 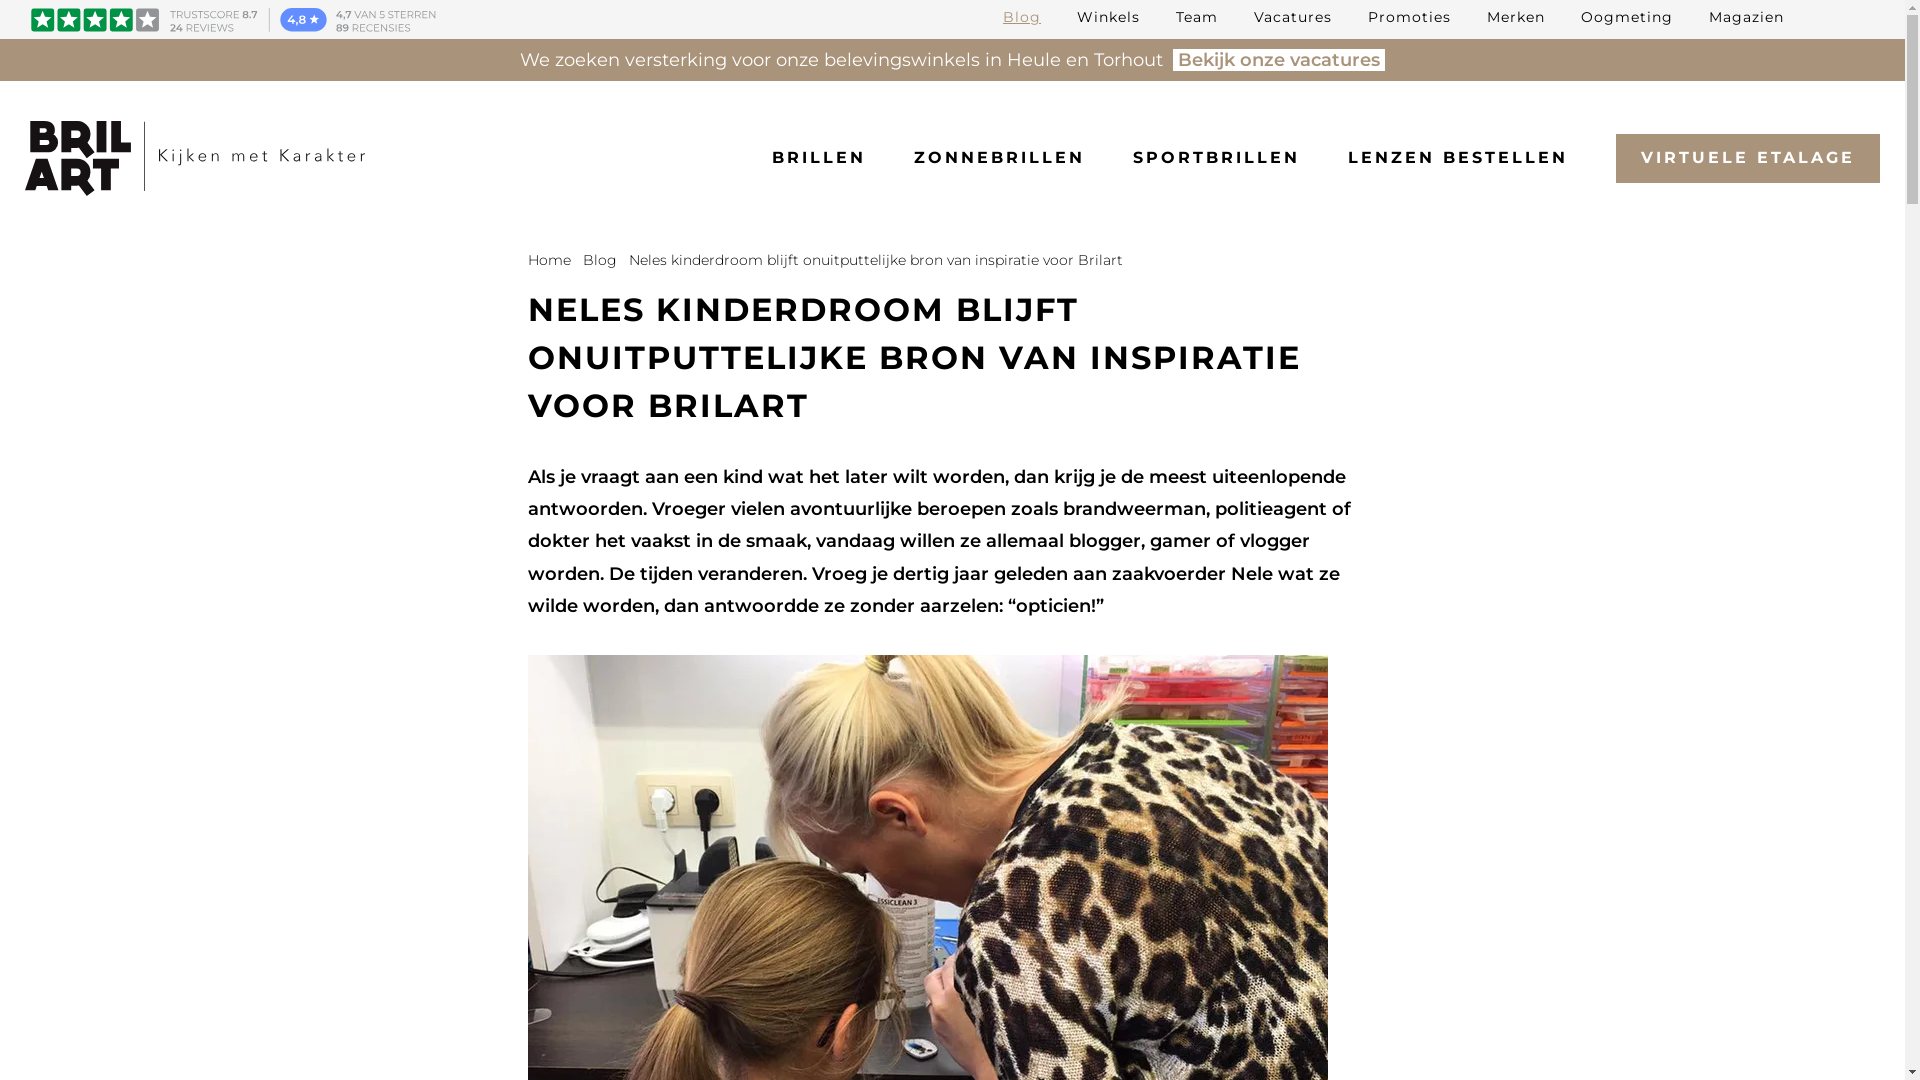 I want to click on 'Team', so click(x=1196, y=16).